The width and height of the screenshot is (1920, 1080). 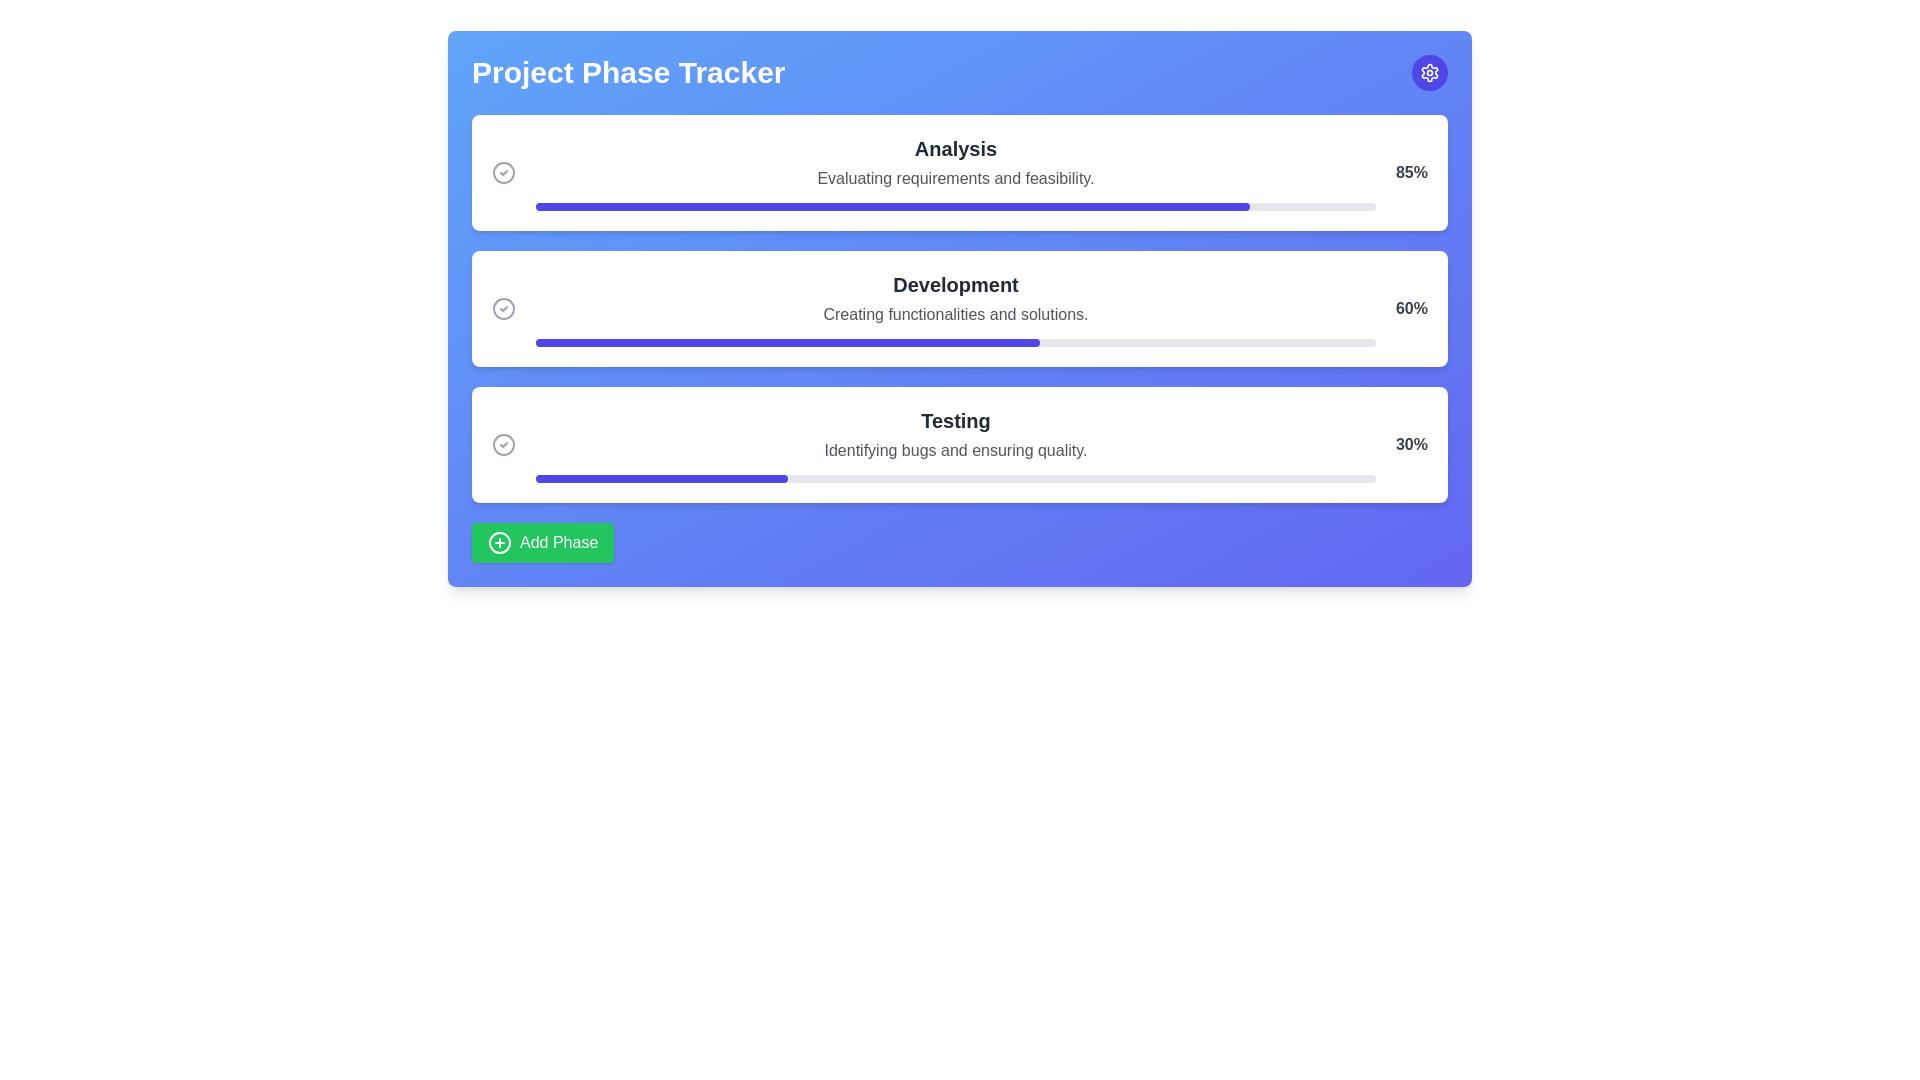 I want to click on the circular SVG element located in the 'Development' section of the progress tracker interface, which is aligned with a checklist icon, so click(x=504, y=308).